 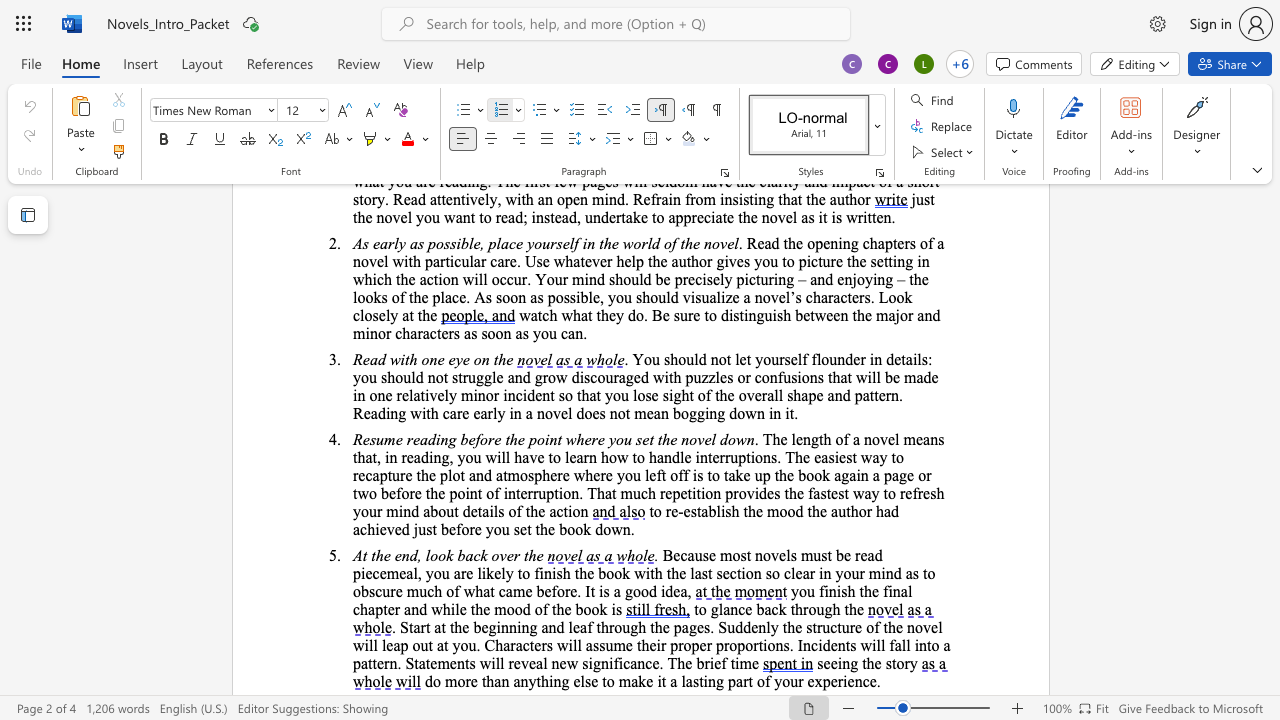 What do you see at coordinates (418, 608) in the screenshot?
I see `the space between the continuous character "n" and "d" in the text` at bounding box center [418, 608].